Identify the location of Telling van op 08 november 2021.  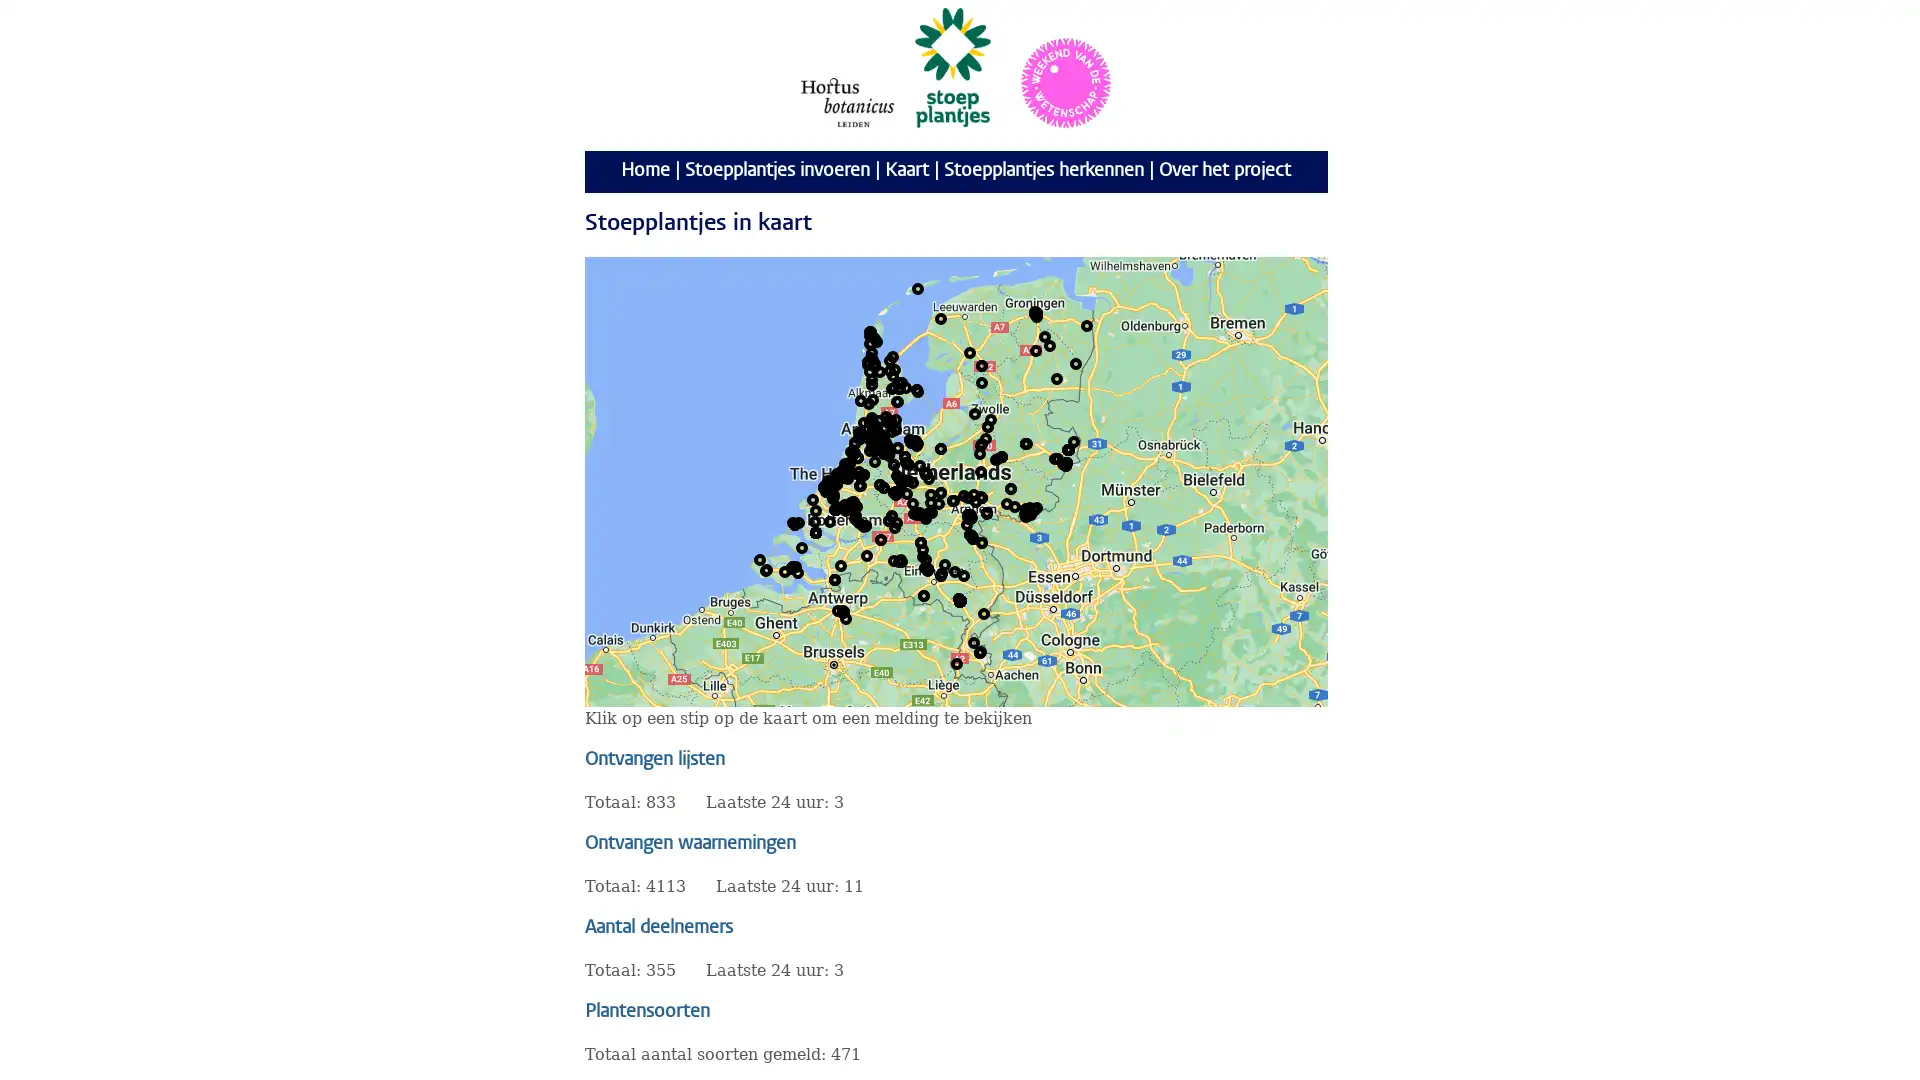
(879, 370).